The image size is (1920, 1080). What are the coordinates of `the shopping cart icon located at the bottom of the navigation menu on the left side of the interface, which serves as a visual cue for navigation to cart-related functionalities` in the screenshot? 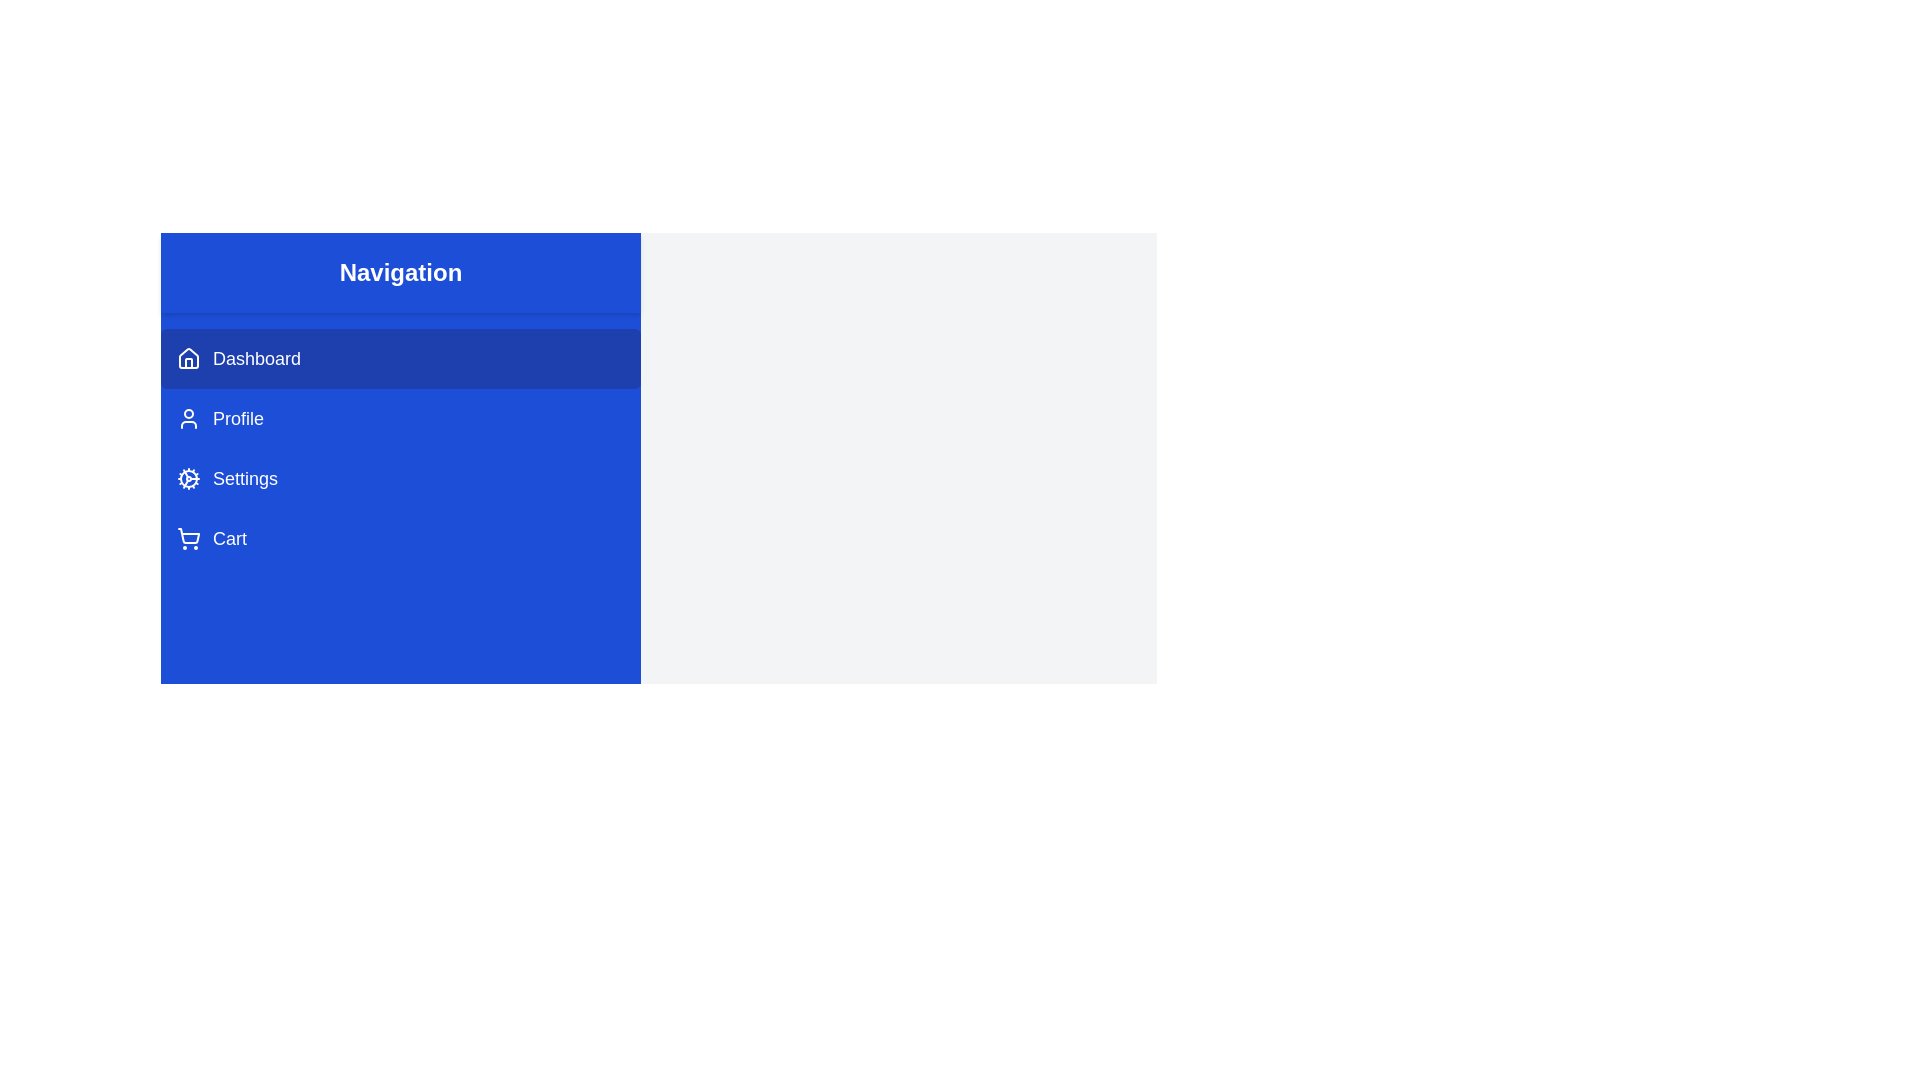 It's located at (189, 535).